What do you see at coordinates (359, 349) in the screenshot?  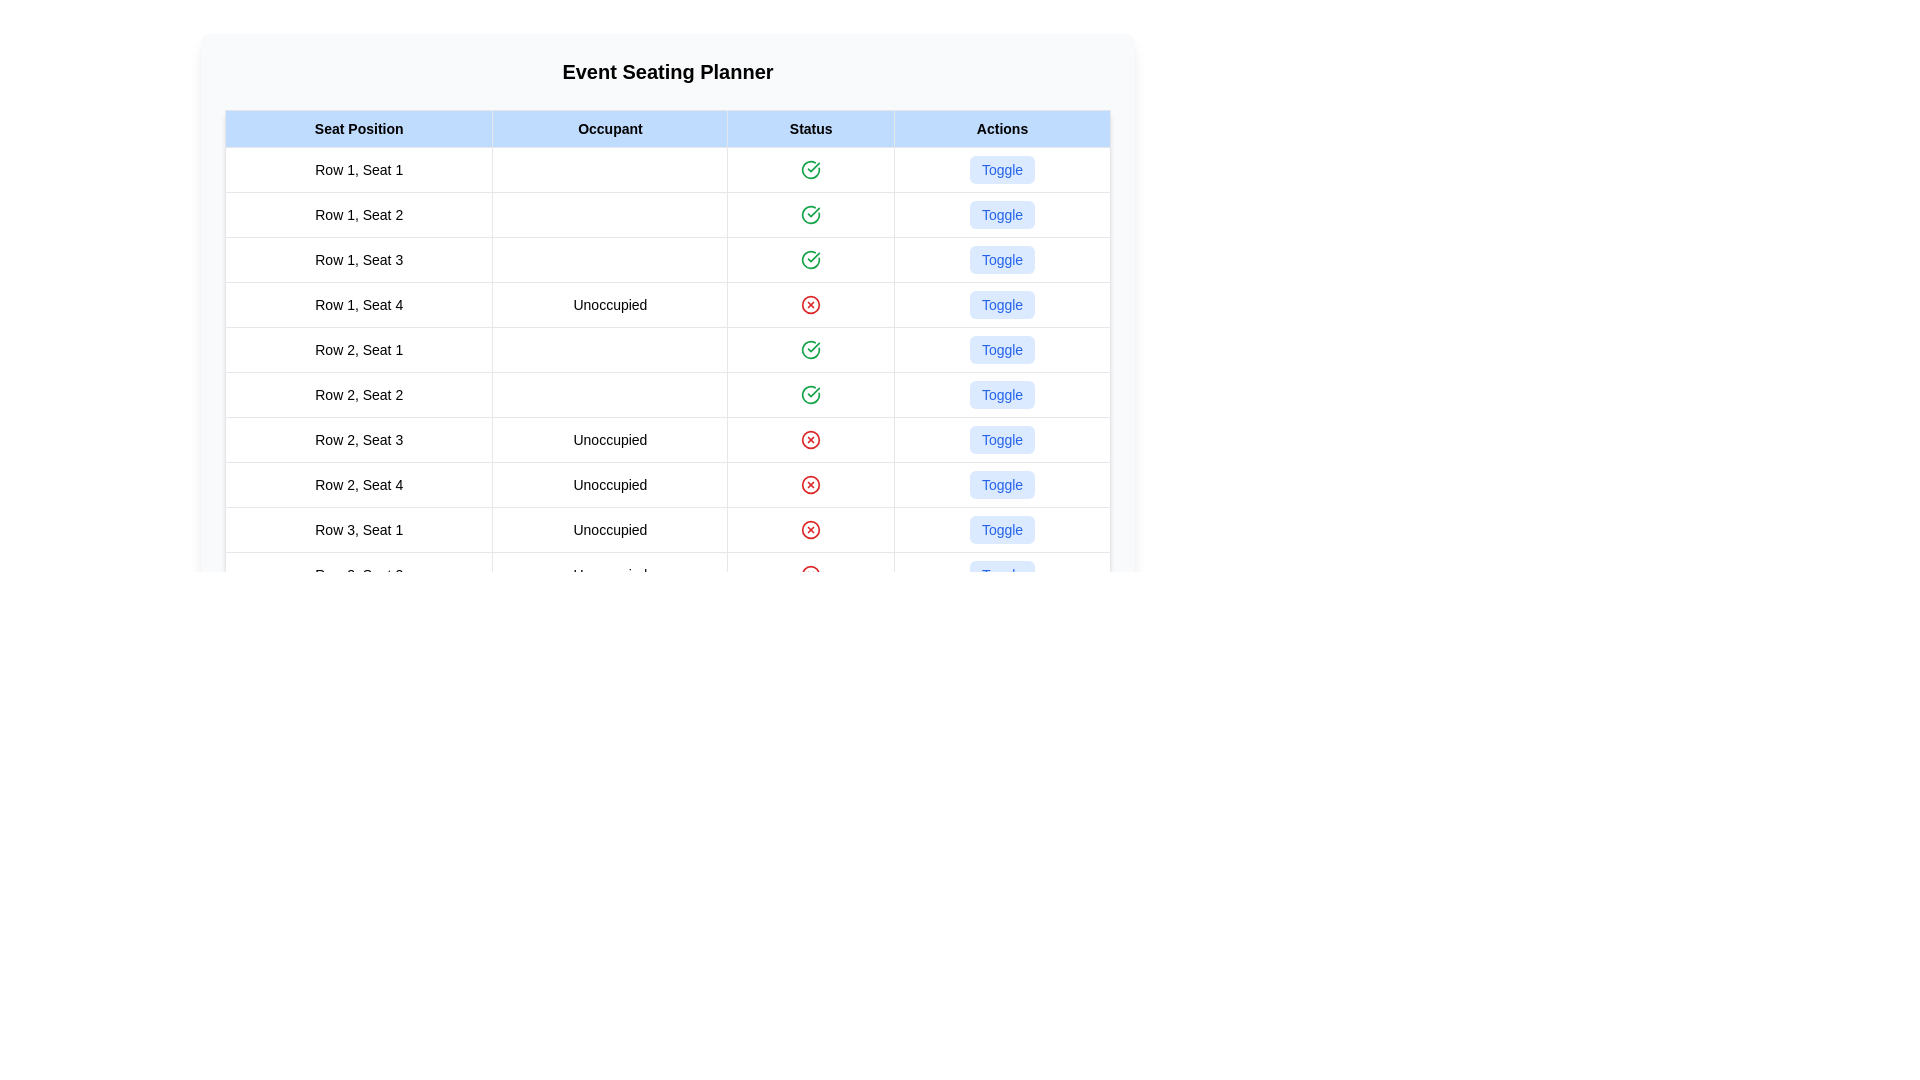 I see `information displayed in the Text element located in the first cell of Row 2 under the 'Seat Position' column of the event seating plan` at bounding box center [359, 349].